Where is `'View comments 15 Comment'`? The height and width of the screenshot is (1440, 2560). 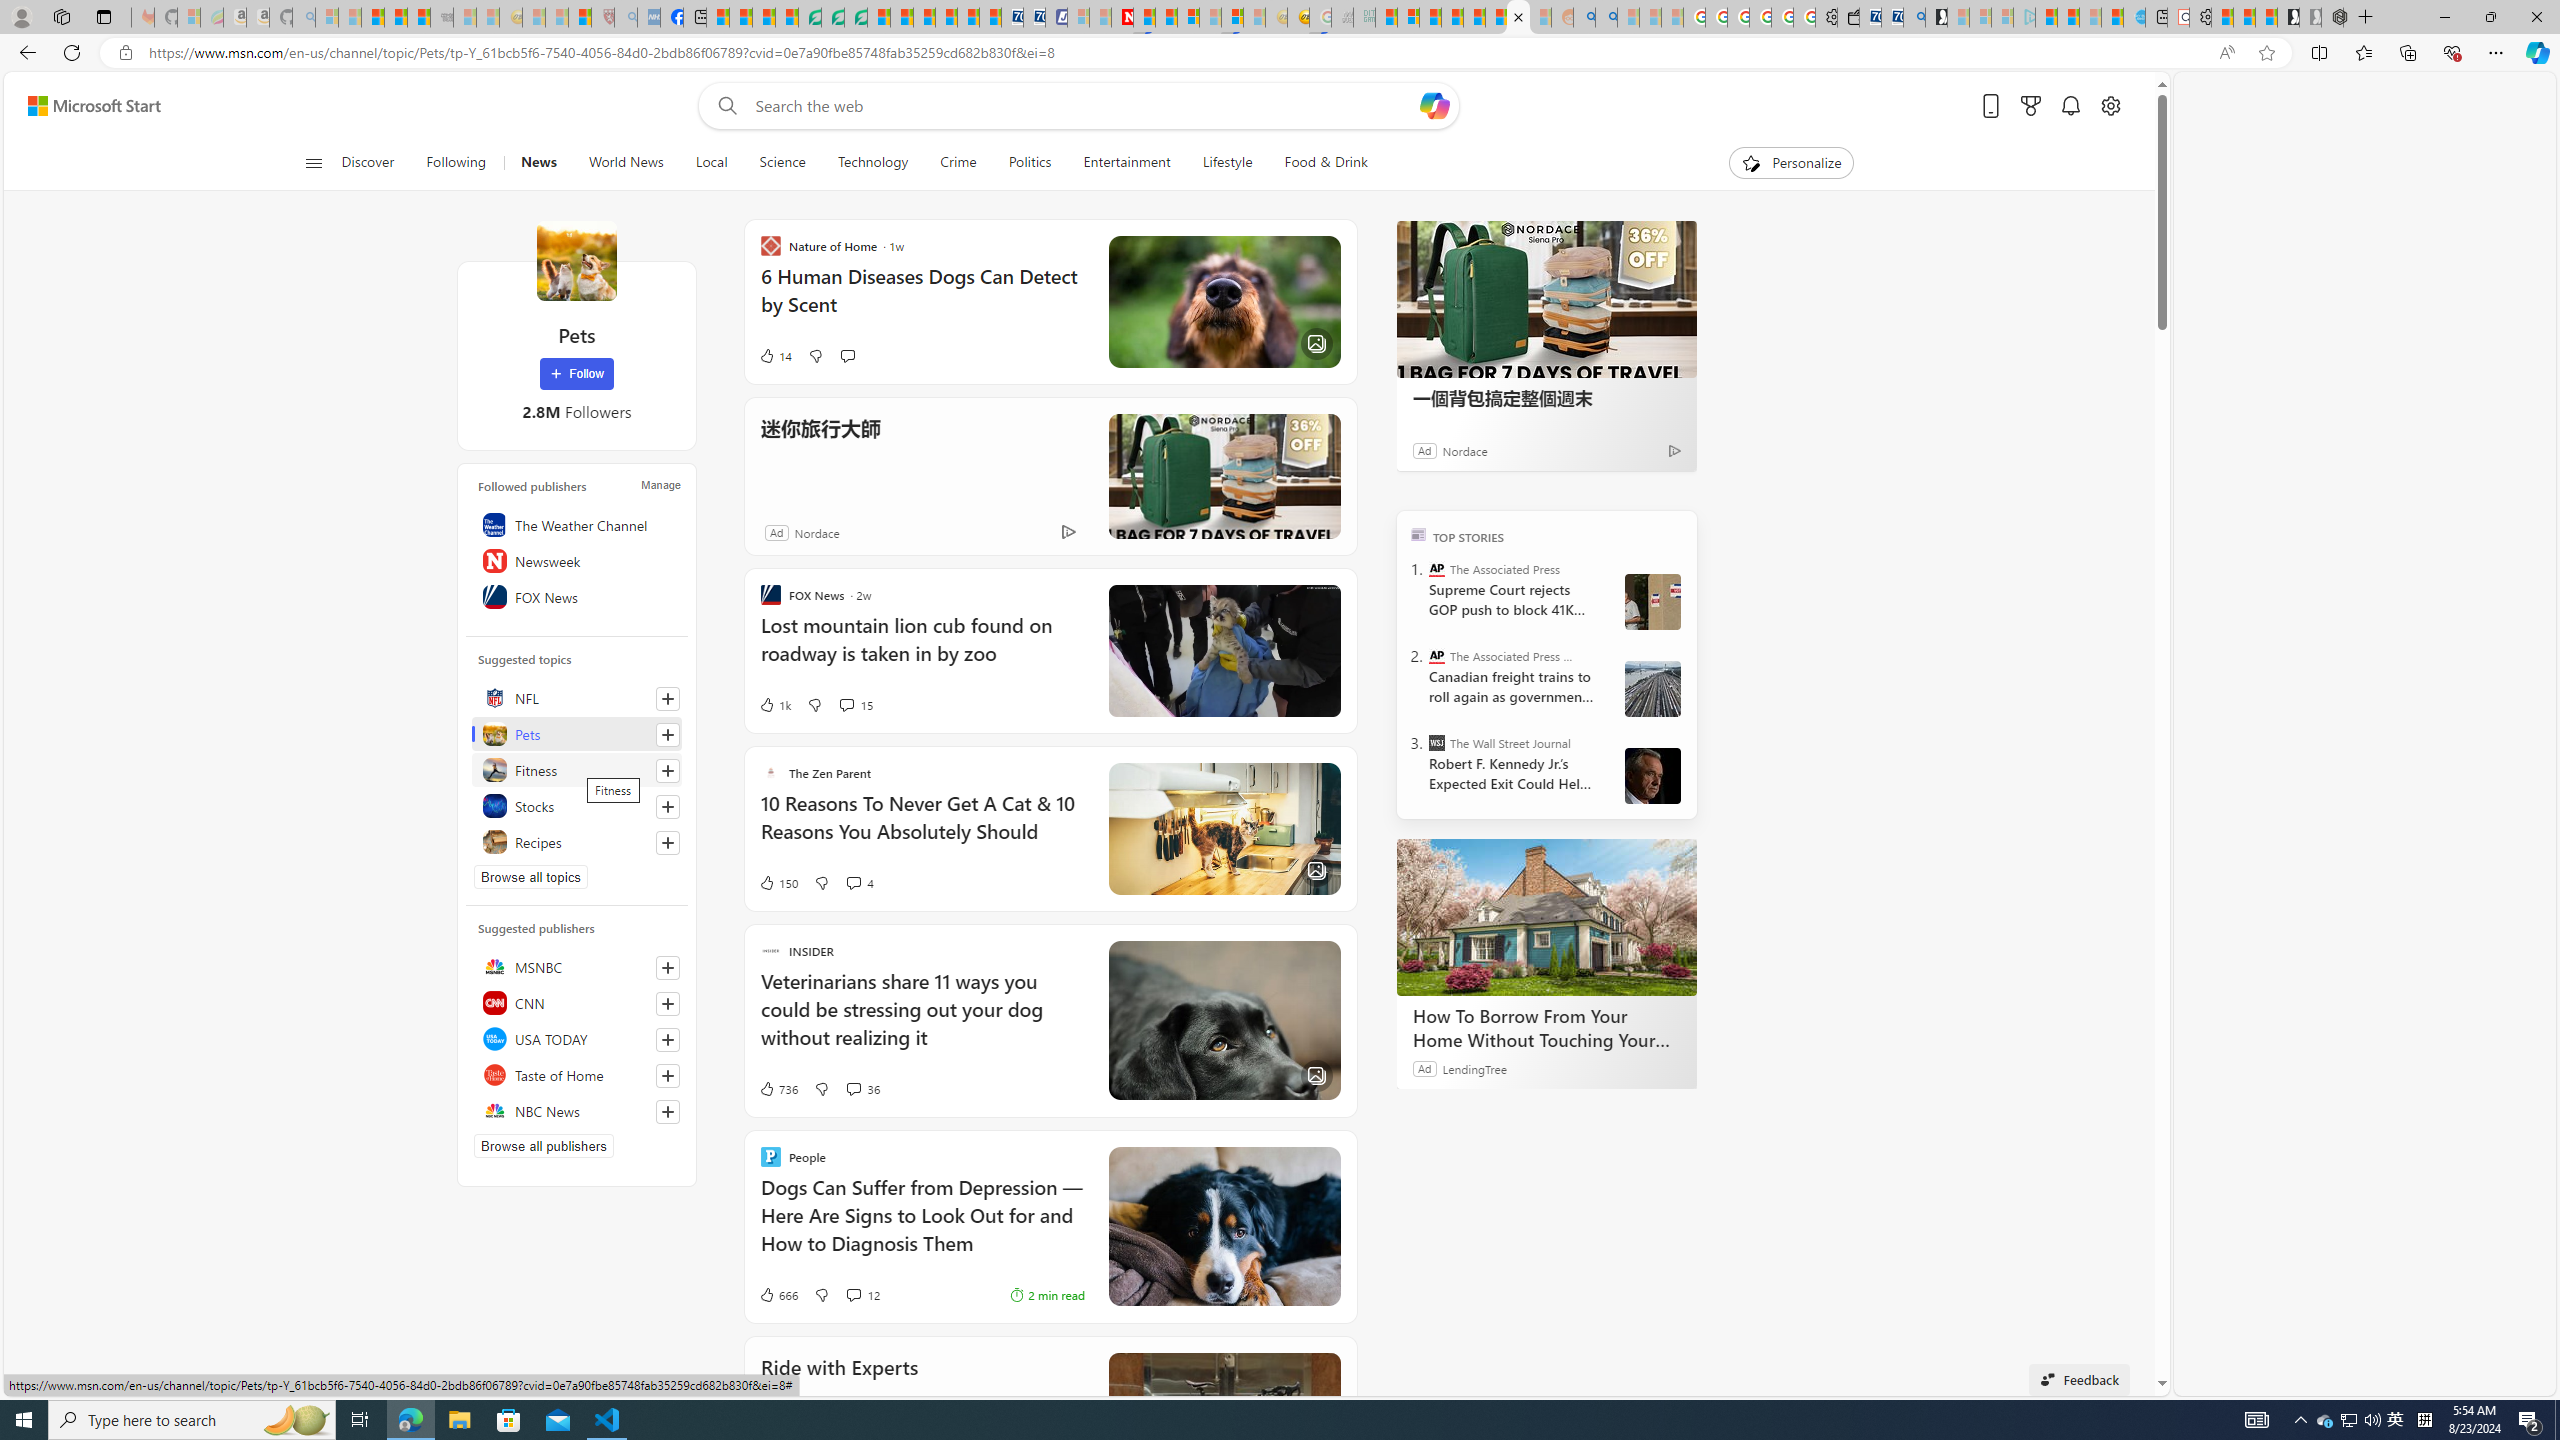
'View comments 15 Comment' is located at coordinates (845, 704).